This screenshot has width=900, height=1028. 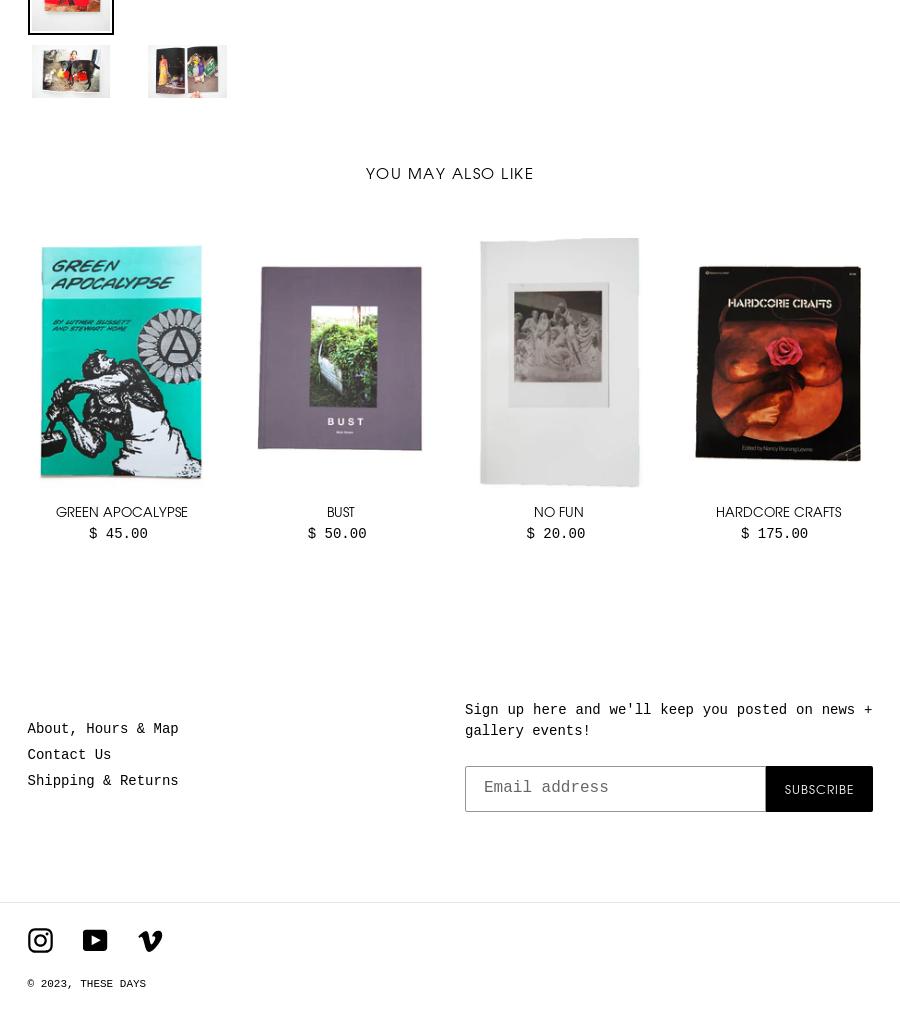 I want to click on 'Sign up here and we'll keep you posted on news + gallery events!', so click(x=668, y=718).